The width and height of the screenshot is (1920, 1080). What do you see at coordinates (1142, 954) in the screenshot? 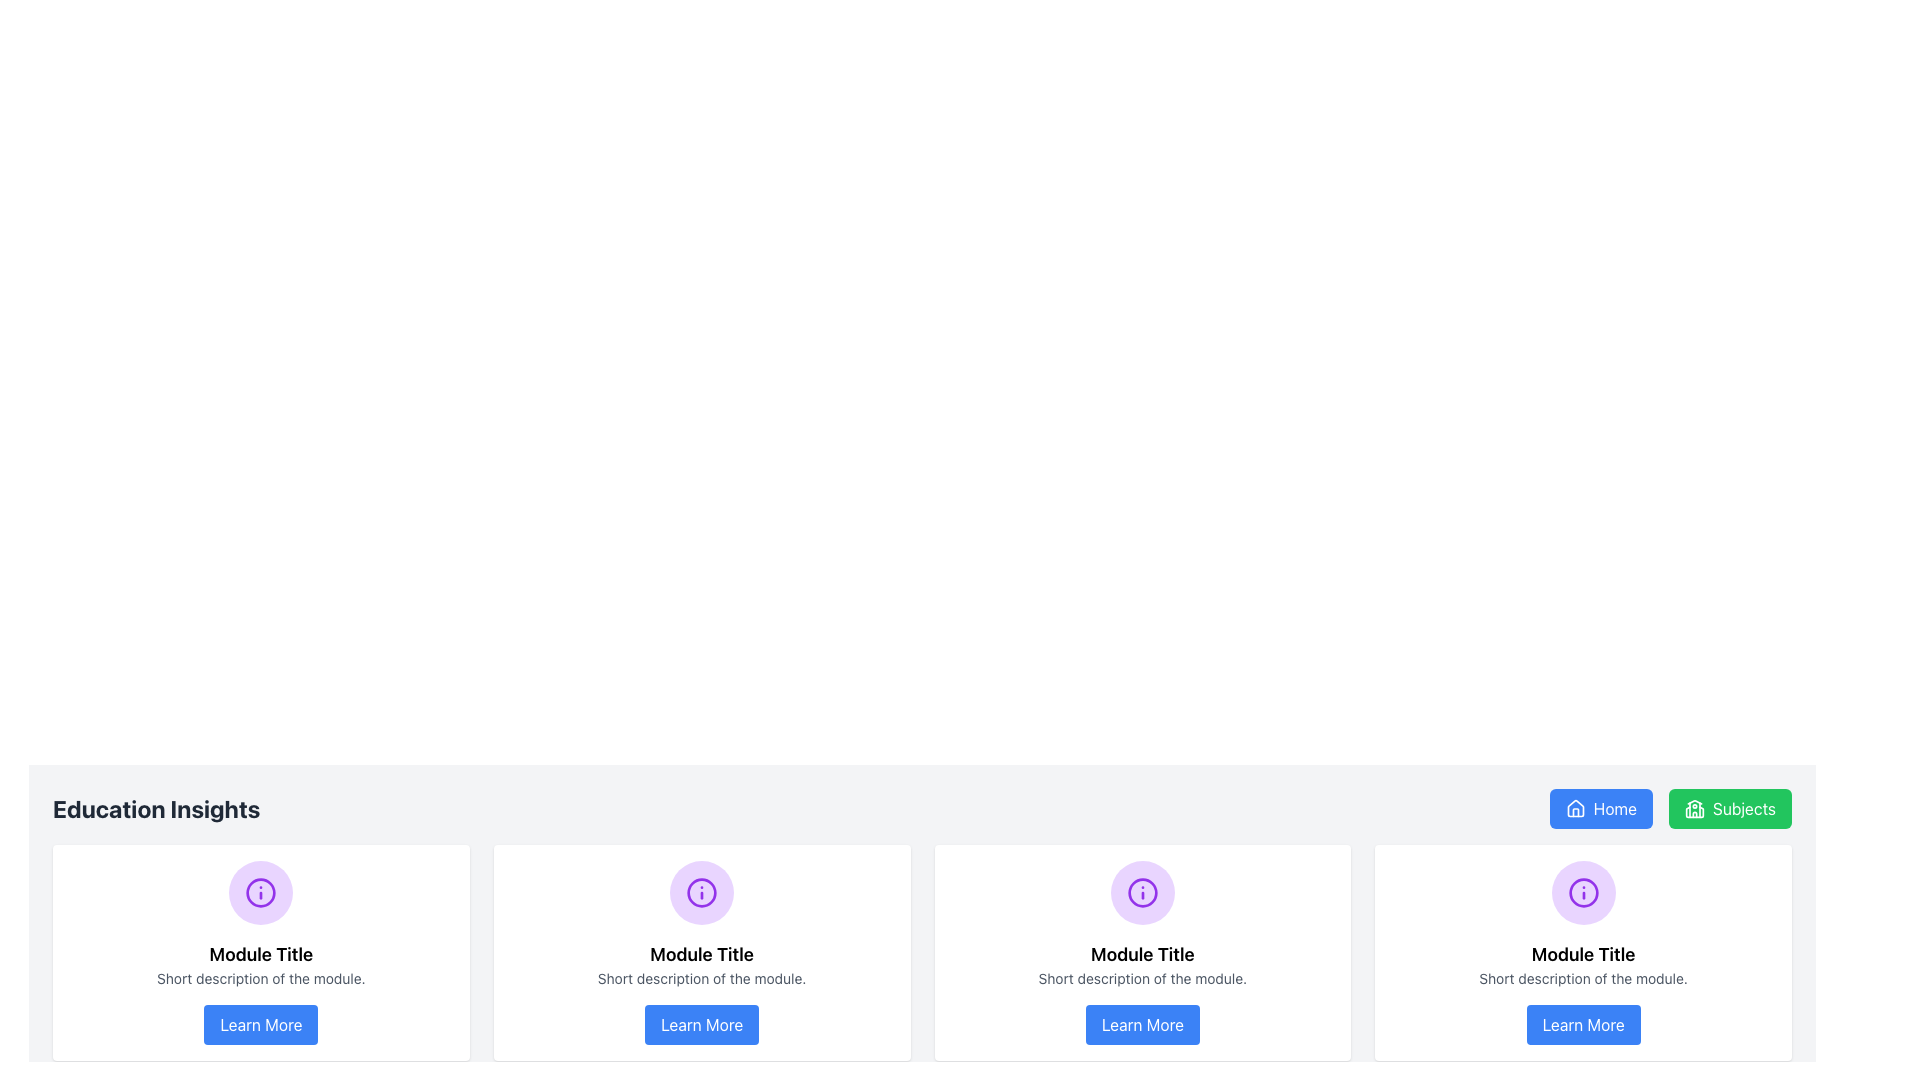
I see `the title text located in the second card from the left, positioned beneath a purple circular icon and above descriptive text and a button` at bounding box center [1142, 954].